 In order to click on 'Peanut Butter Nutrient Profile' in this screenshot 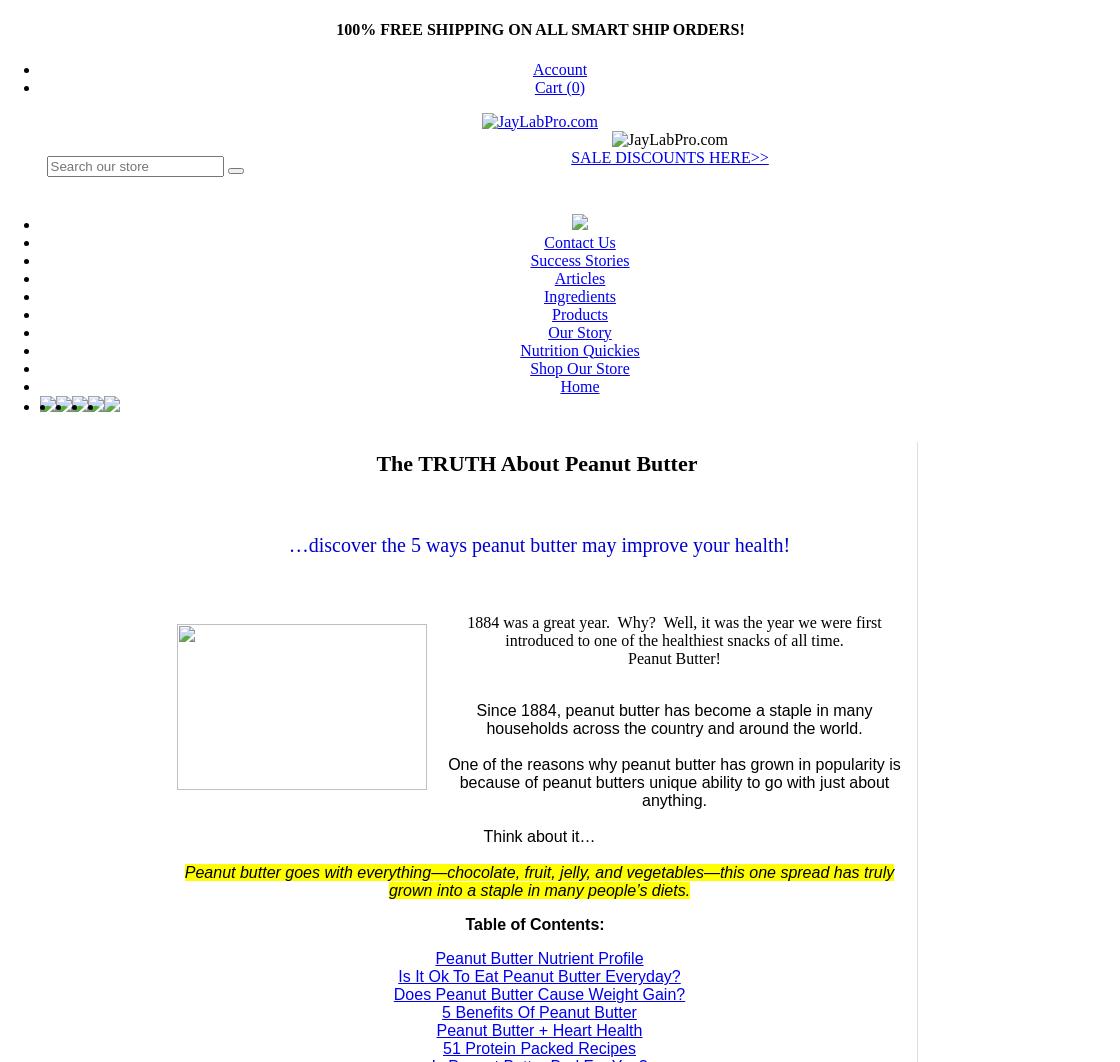, I will do `click(538, 957)`.